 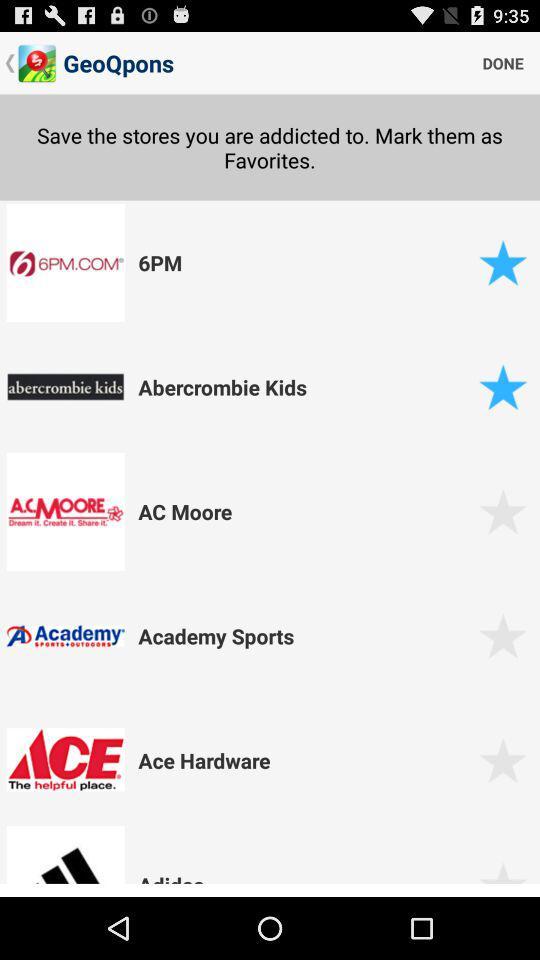 What do you see at coordinates (305, 759) in the screenshot?
I see `the ace hardware item` at bounding box center [305, 759].